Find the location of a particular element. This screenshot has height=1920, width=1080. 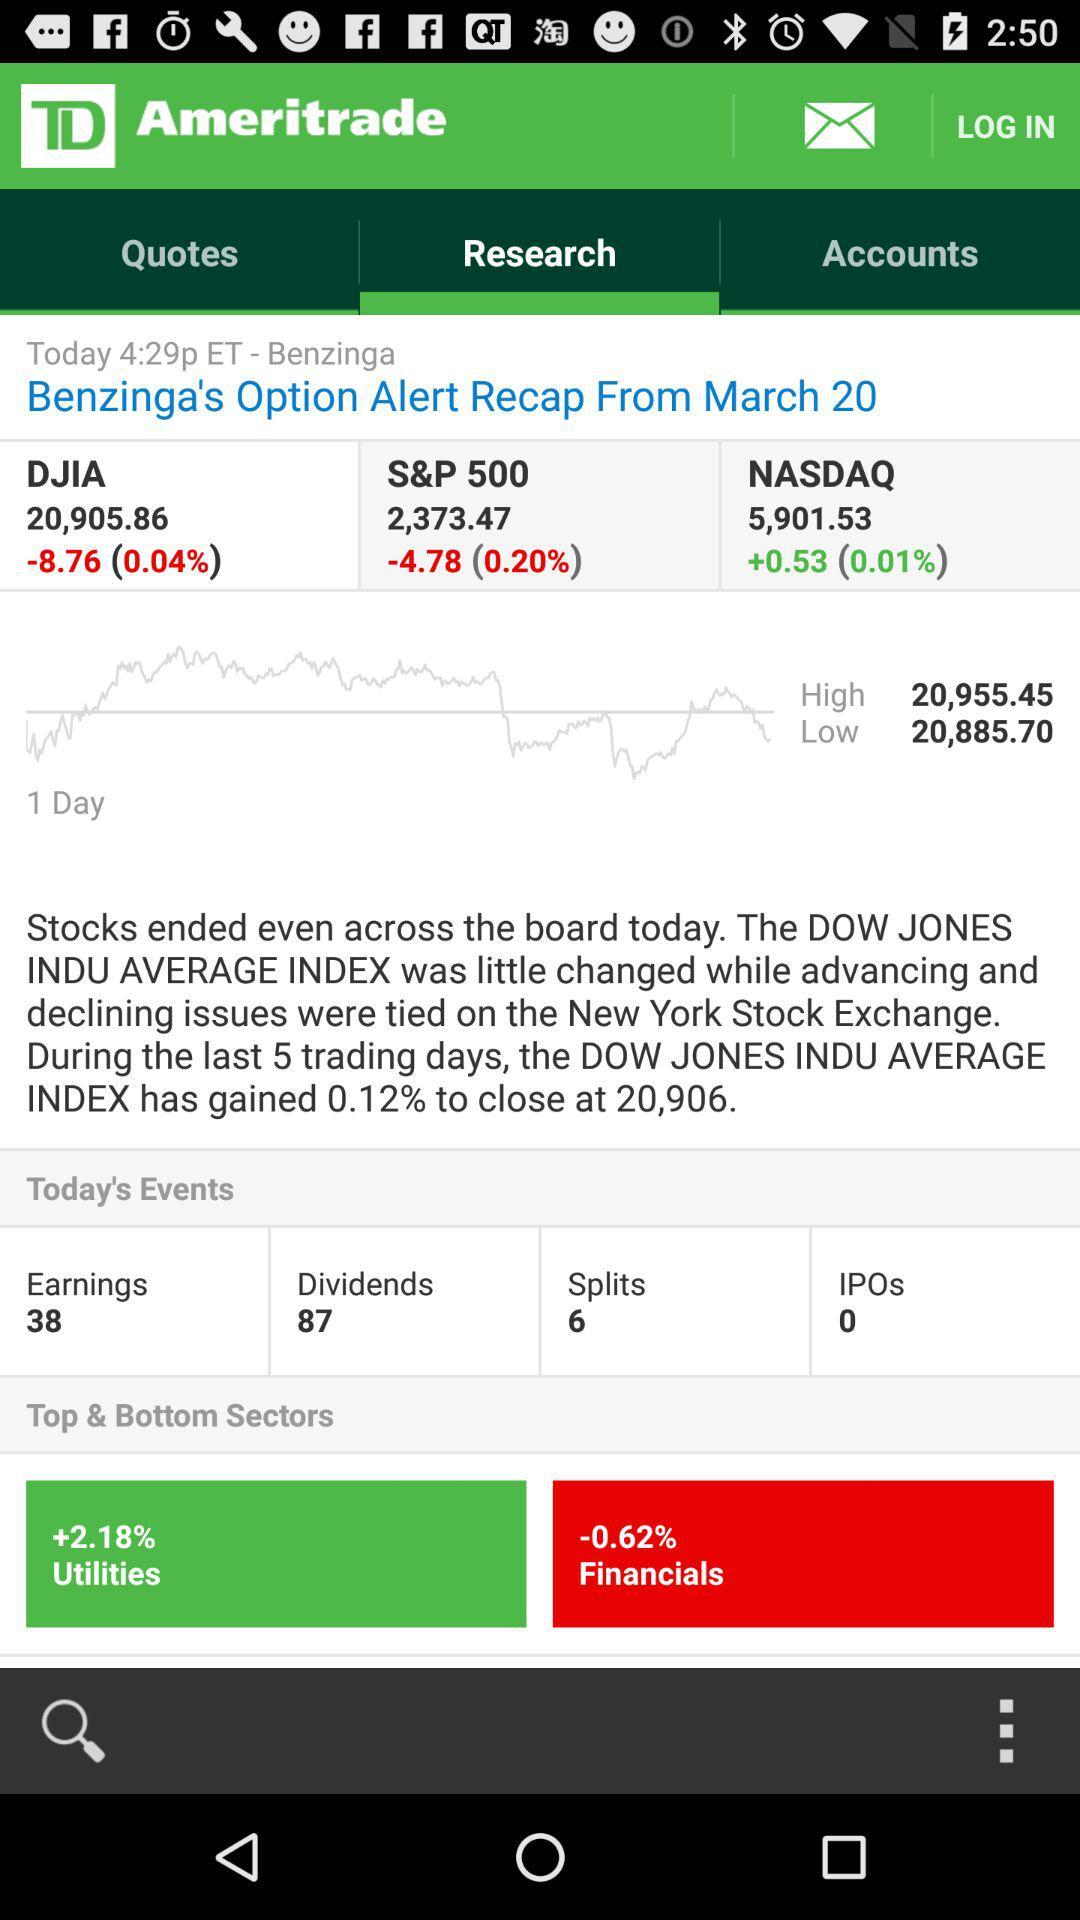

today 4 29p item is located at coordinates (540, 376).